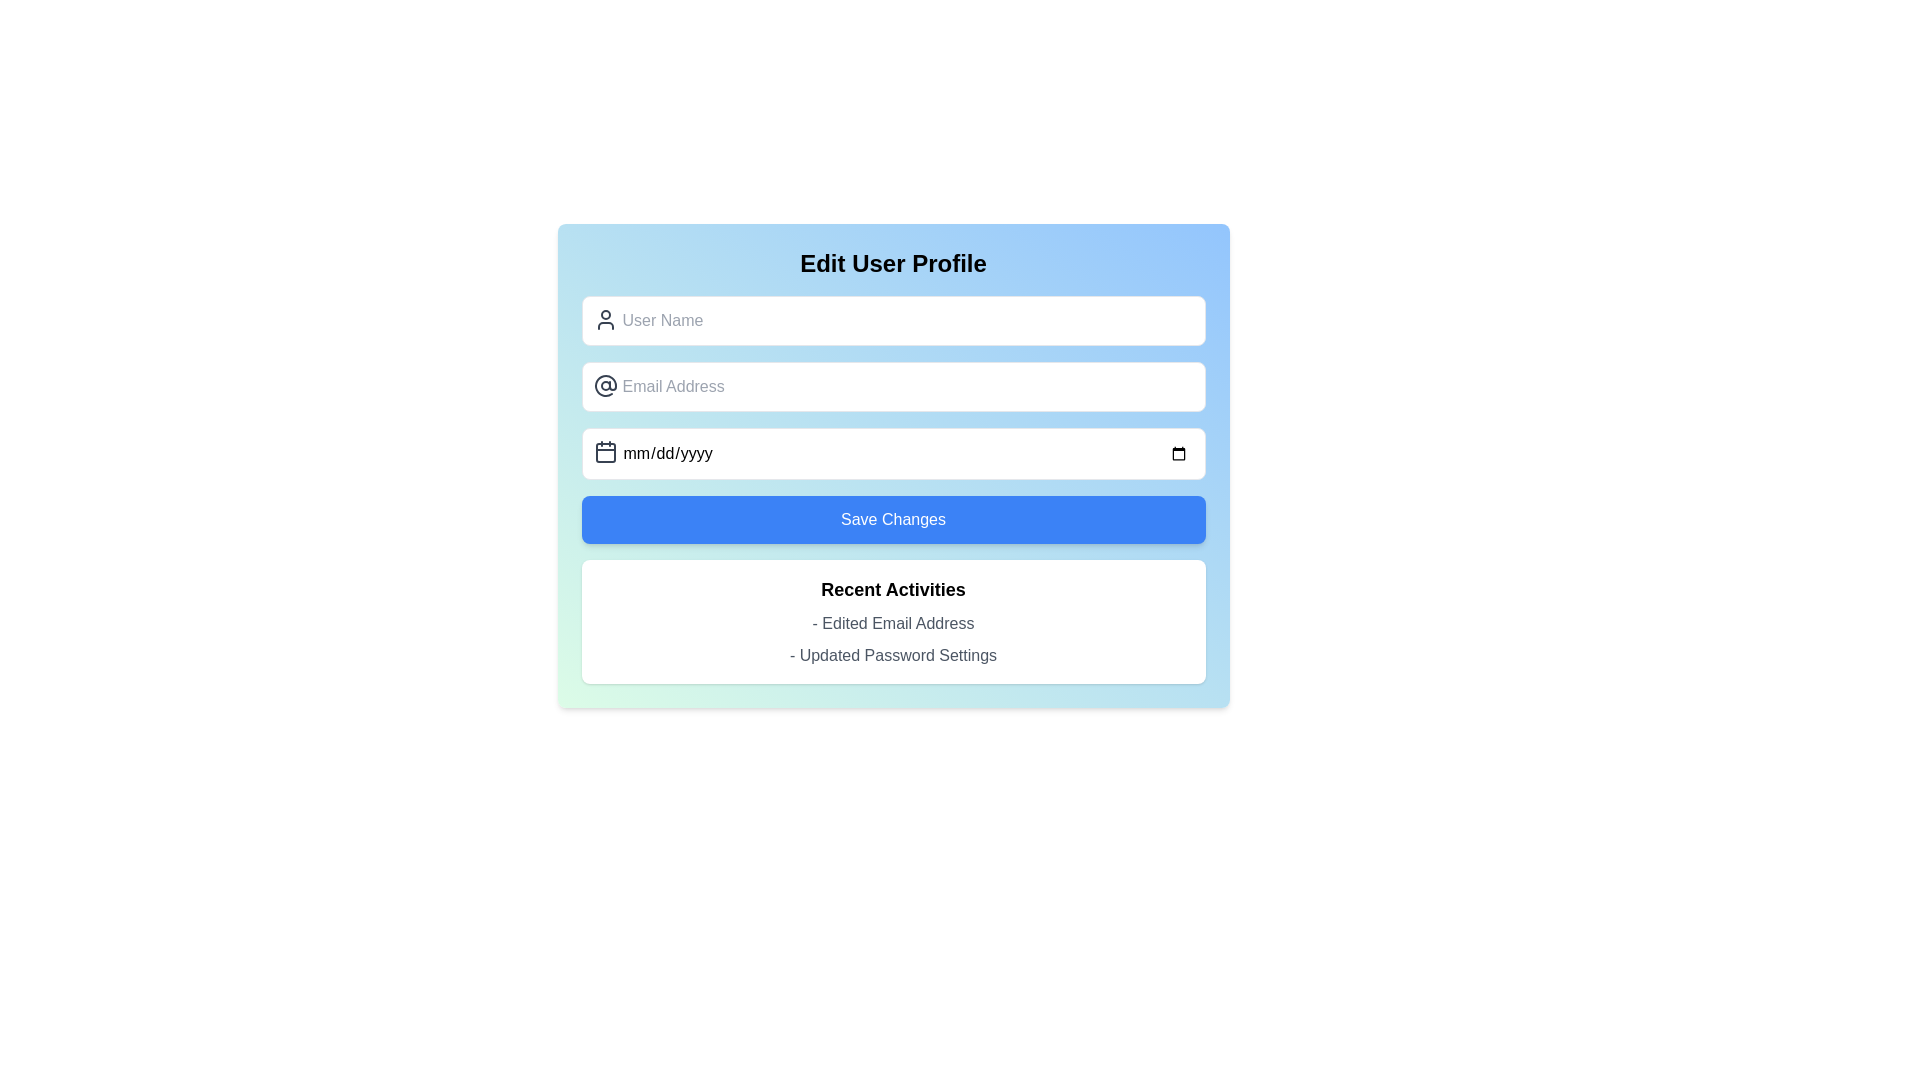  What do you see at coordinates (892, 386) in the screenshot?
I see `the Email input field in the 'Edit User Profile' card` at bounding box center [892, 386].